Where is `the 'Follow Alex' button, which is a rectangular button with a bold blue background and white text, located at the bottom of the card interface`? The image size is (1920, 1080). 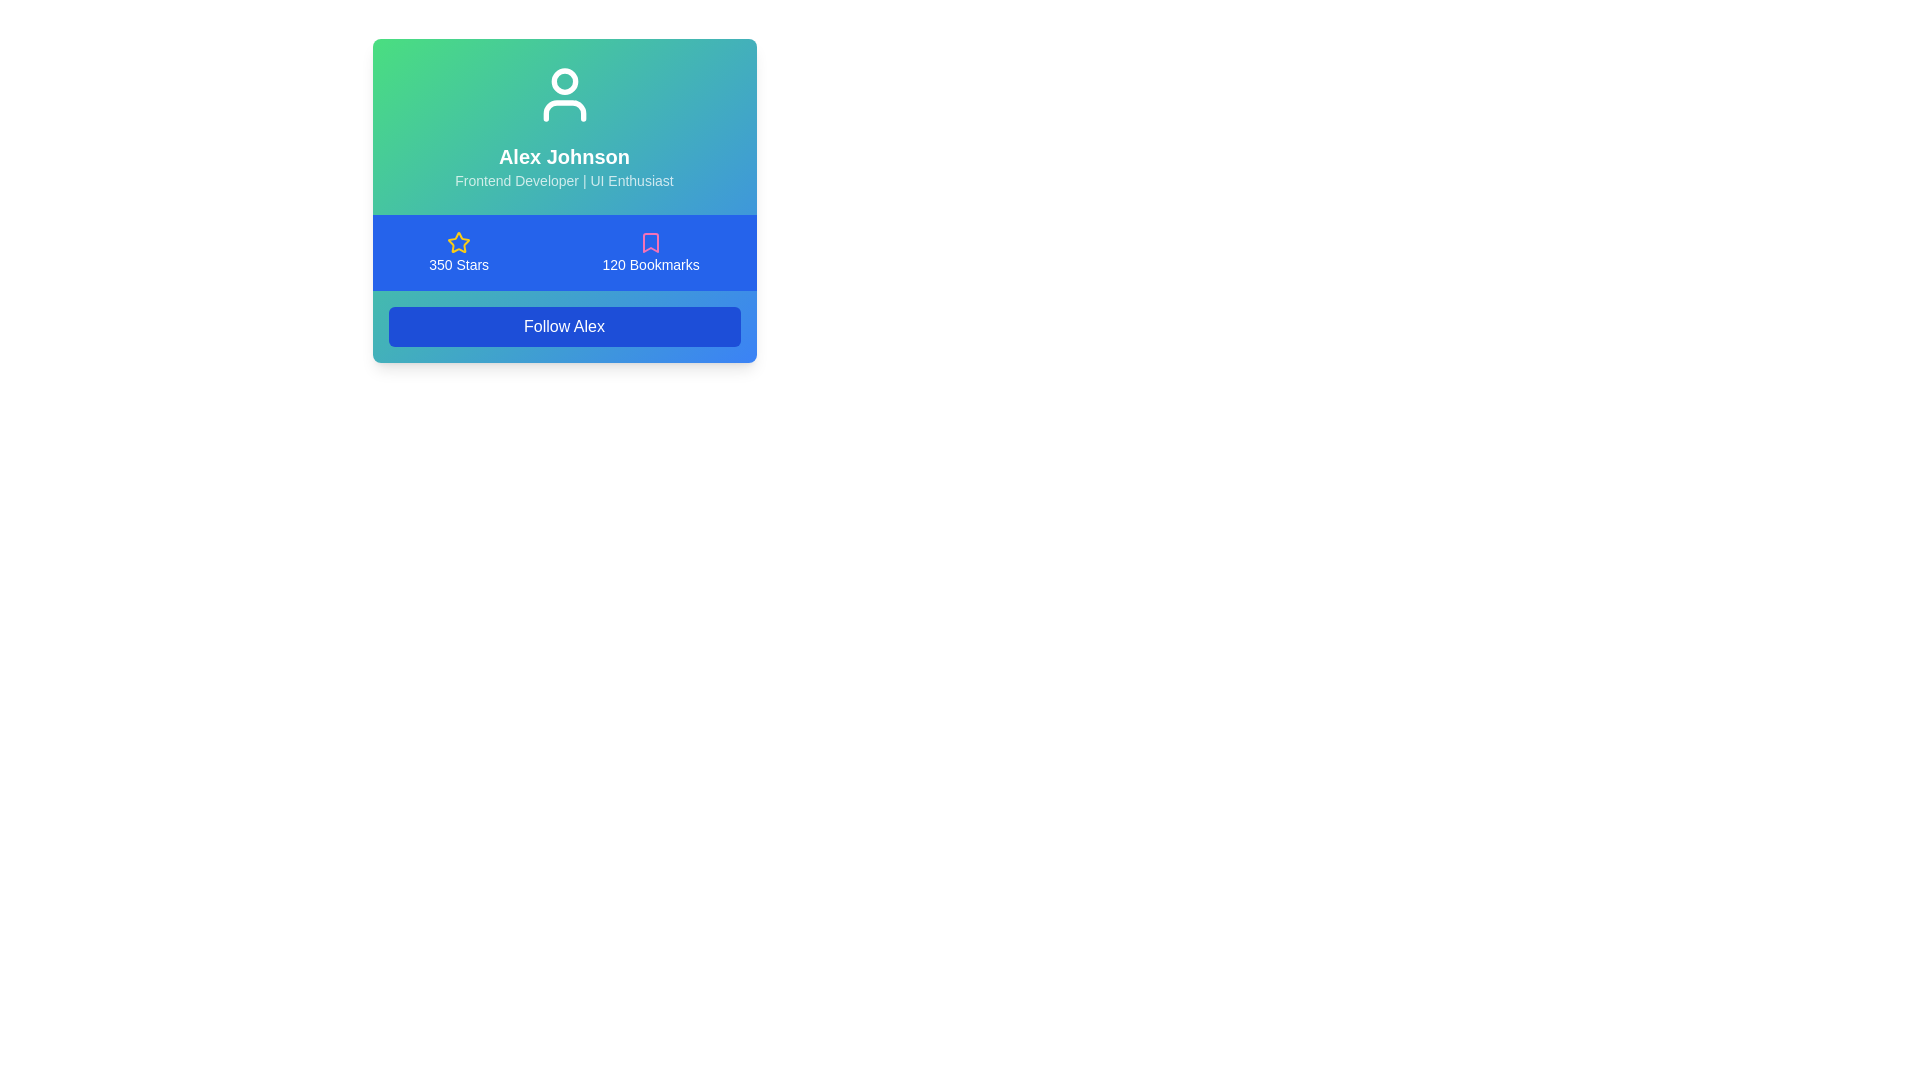
the 'Follow Alex' button, which is a rectangular button with a bold blue background and white text, located at the bottom of the card interface is located at coordinates (563, 326).